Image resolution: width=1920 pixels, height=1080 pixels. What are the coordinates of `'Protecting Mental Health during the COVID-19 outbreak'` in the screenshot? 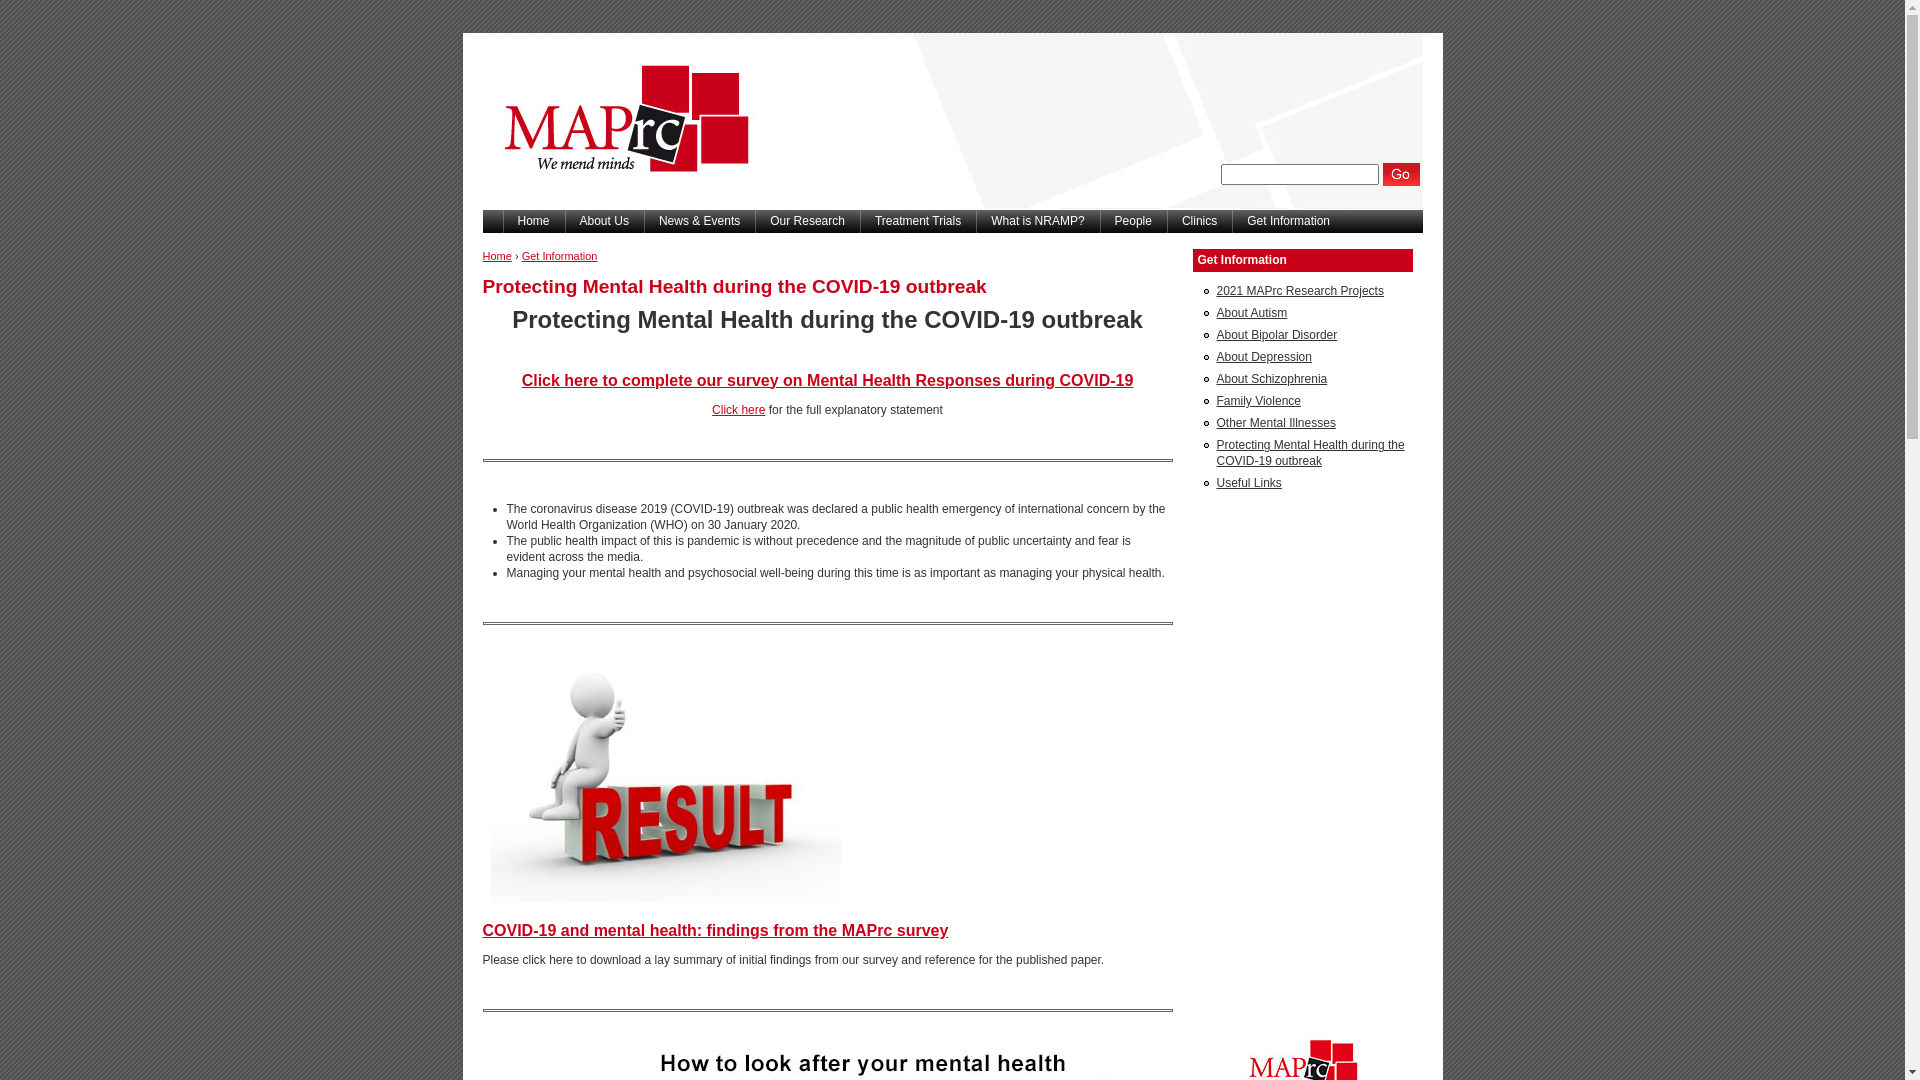 It's located at (1214, 452).